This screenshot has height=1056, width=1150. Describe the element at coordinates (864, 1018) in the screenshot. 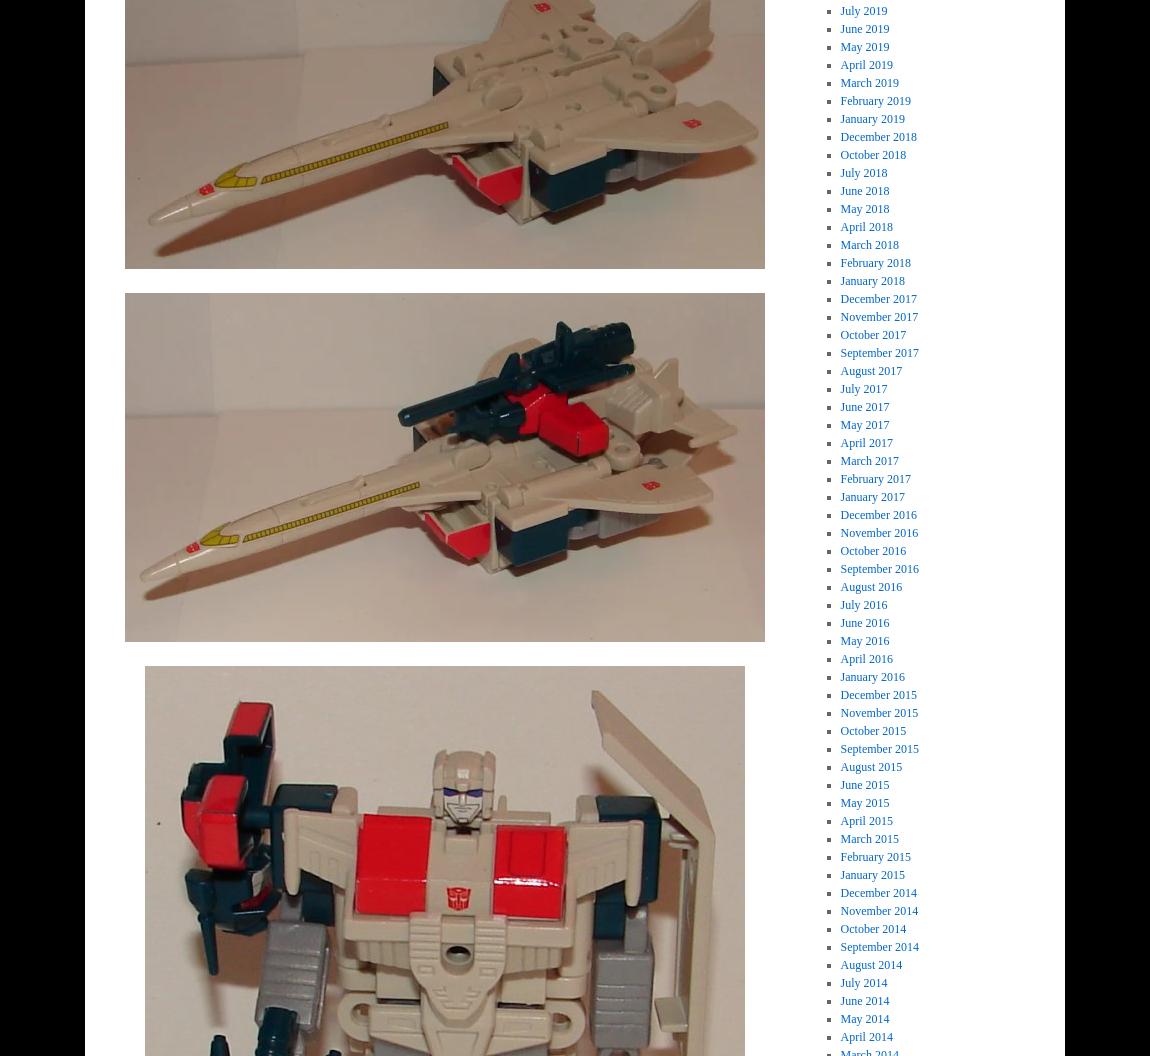

I see `'May 2014'` at that location.